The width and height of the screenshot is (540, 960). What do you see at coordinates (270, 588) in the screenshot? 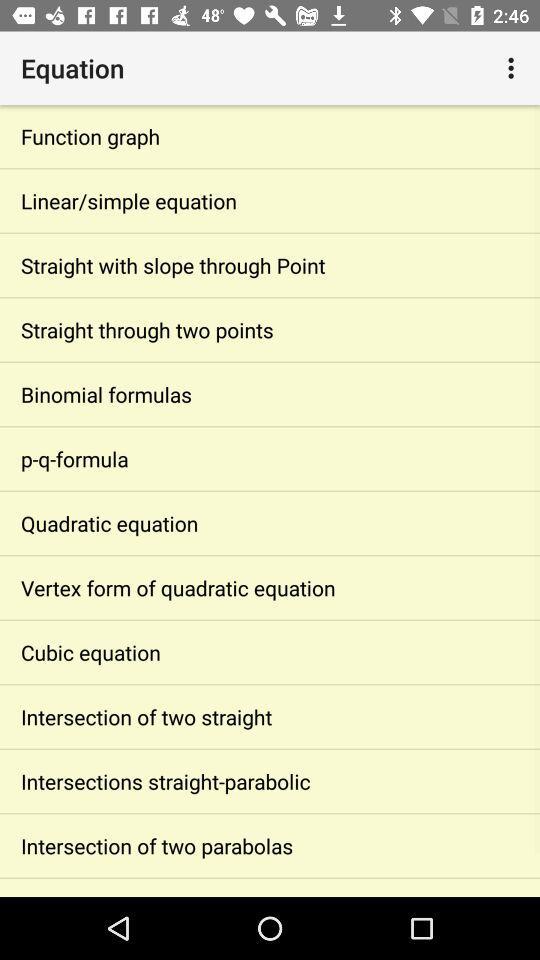
I see `the item above cubic equation icon` at bounding box center [270, 588].